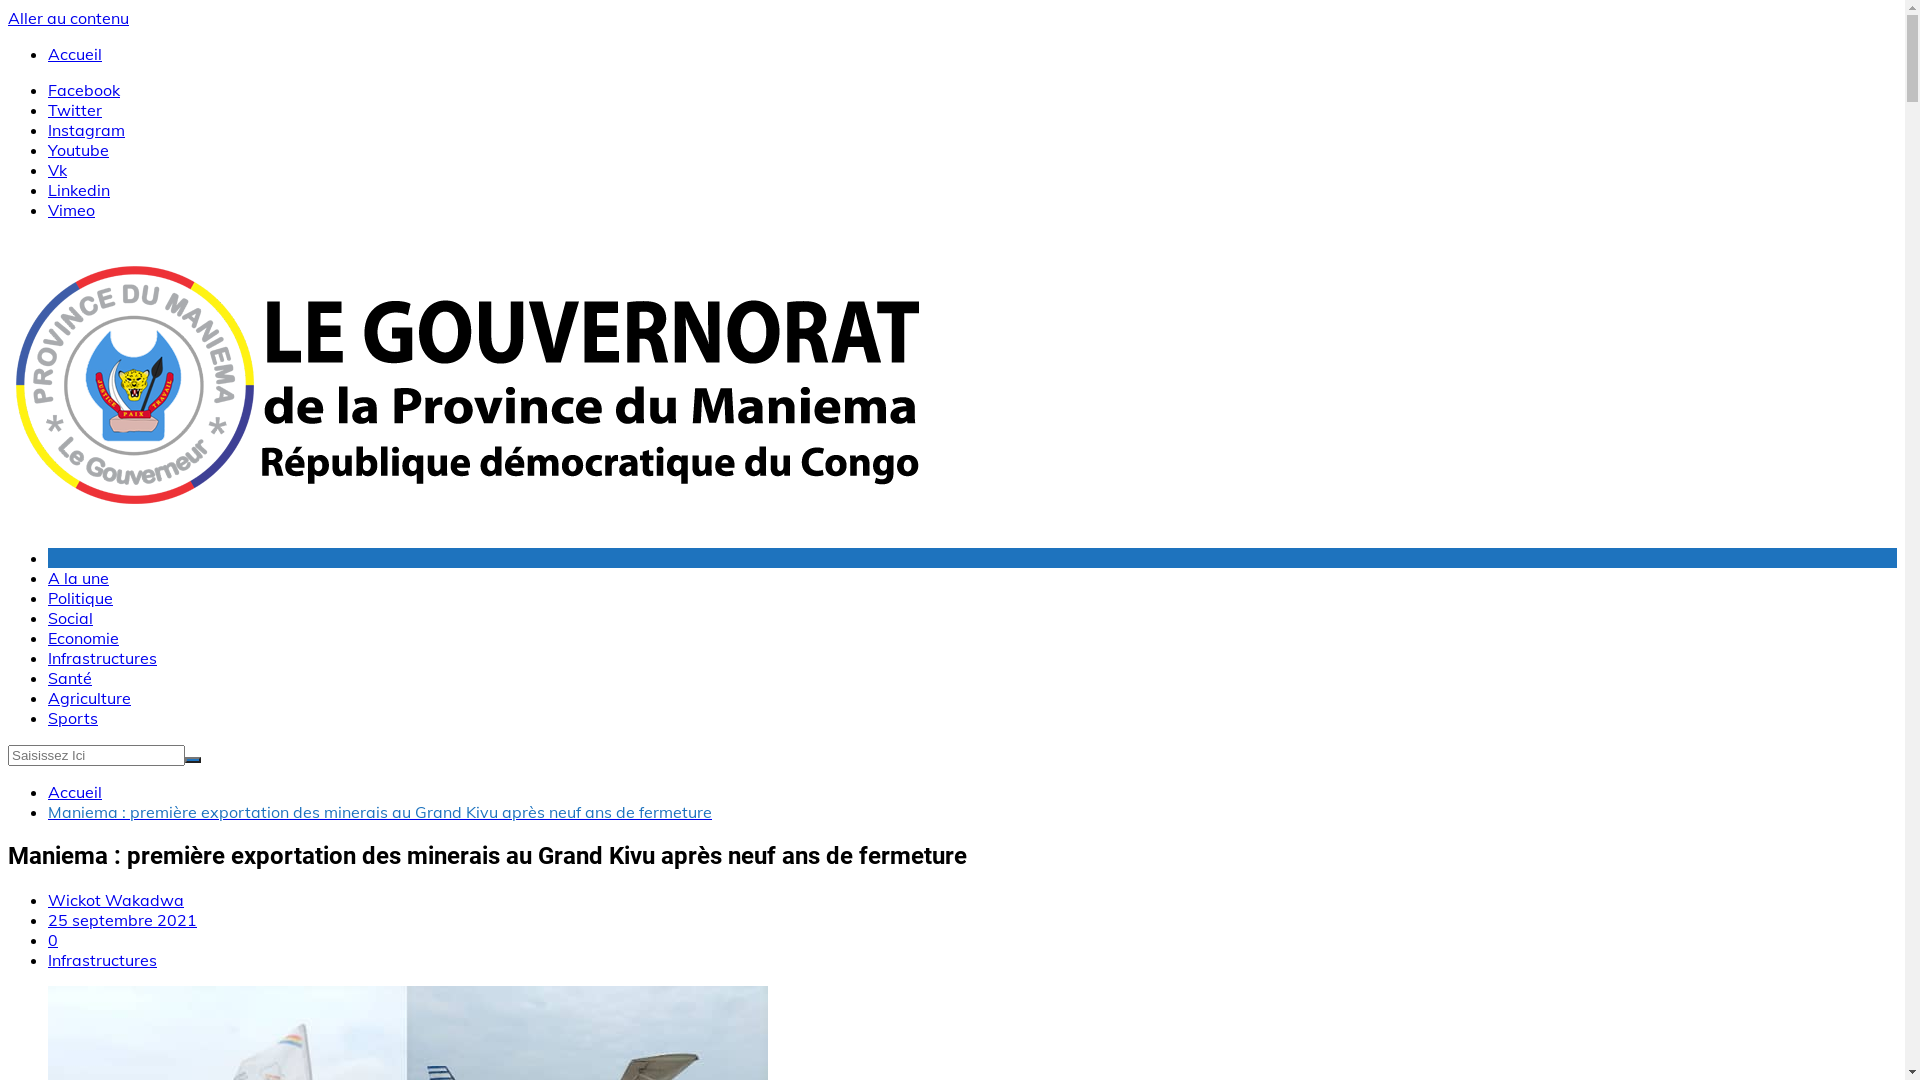  I want to click on 'Social', so click(70, 616).